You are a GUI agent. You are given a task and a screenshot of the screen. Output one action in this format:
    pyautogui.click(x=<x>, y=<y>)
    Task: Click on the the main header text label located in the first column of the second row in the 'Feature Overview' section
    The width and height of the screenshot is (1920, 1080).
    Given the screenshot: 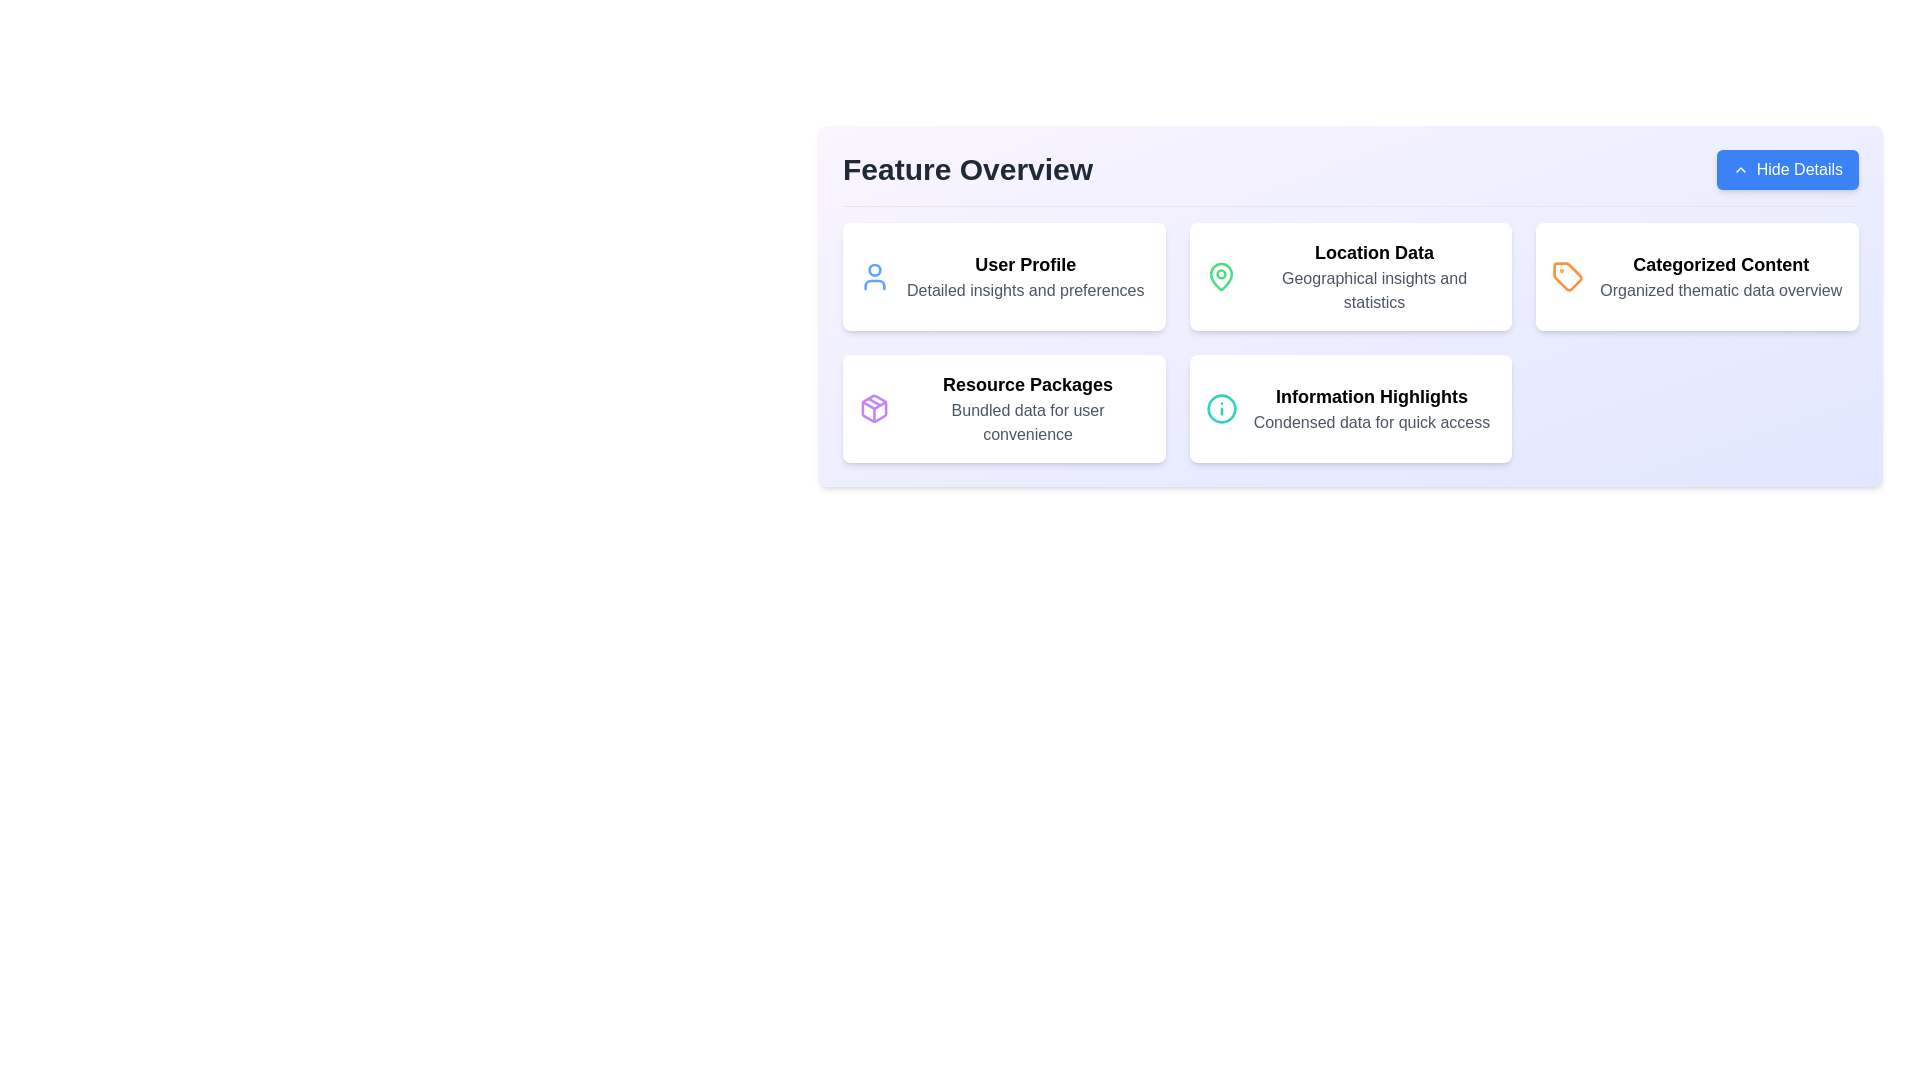 What is the action you would take?
    pyautogui.click(x=1027, y=385)
    